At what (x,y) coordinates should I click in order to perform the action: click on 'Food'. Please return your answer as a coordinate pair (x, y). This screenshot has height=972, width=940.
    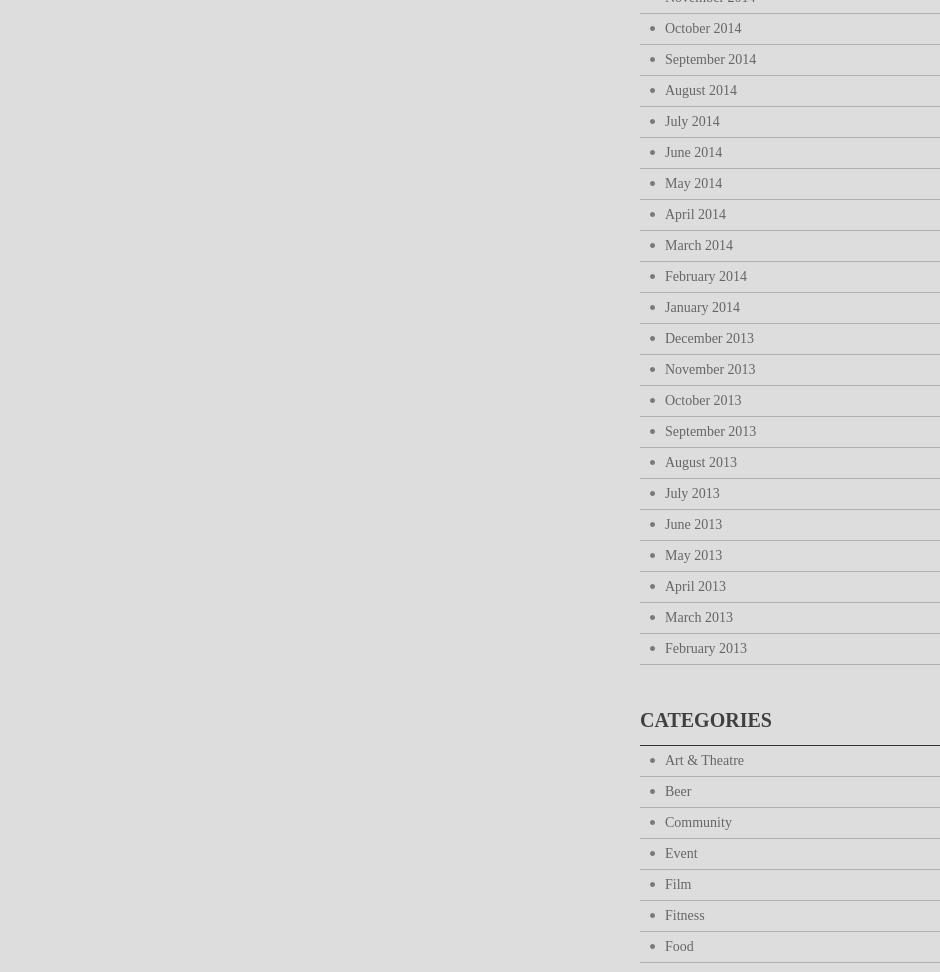
    Looking at the image, I should click on (677, 945).